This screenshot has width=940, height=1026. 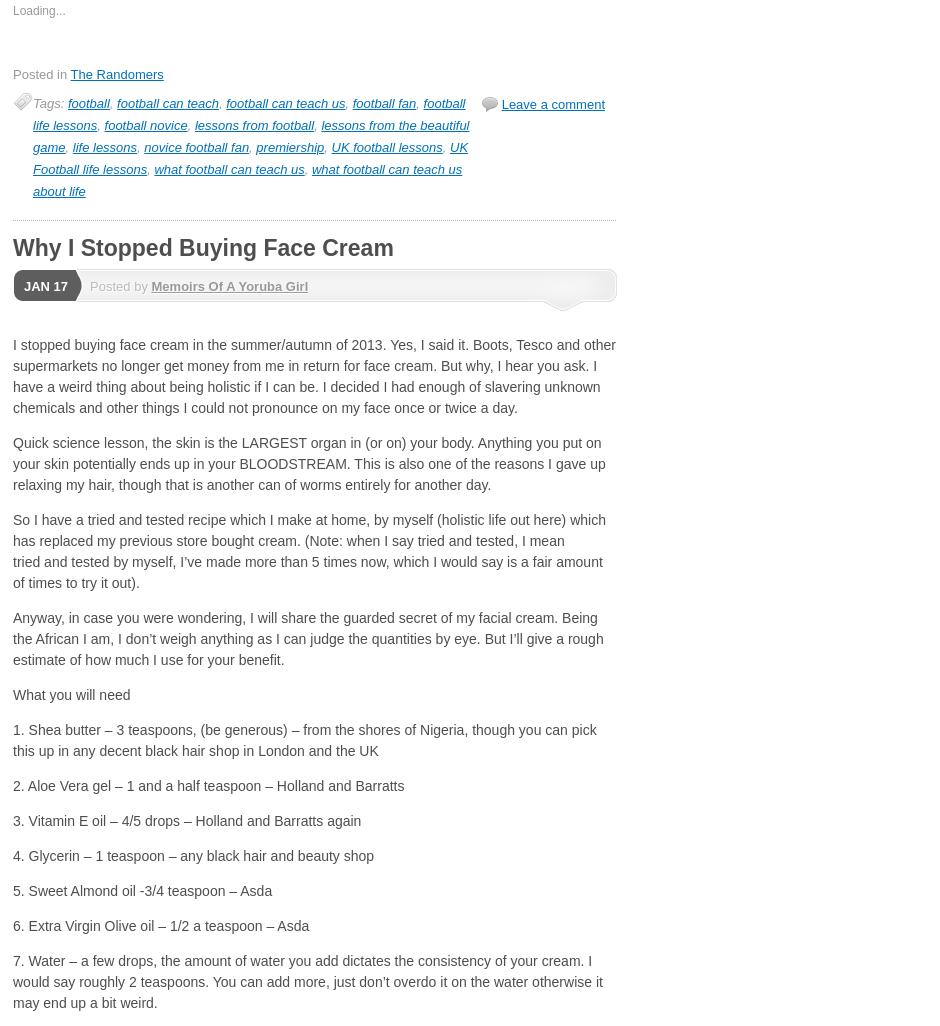 I want to click on 'novice football fan', so click(x=196, y=146).